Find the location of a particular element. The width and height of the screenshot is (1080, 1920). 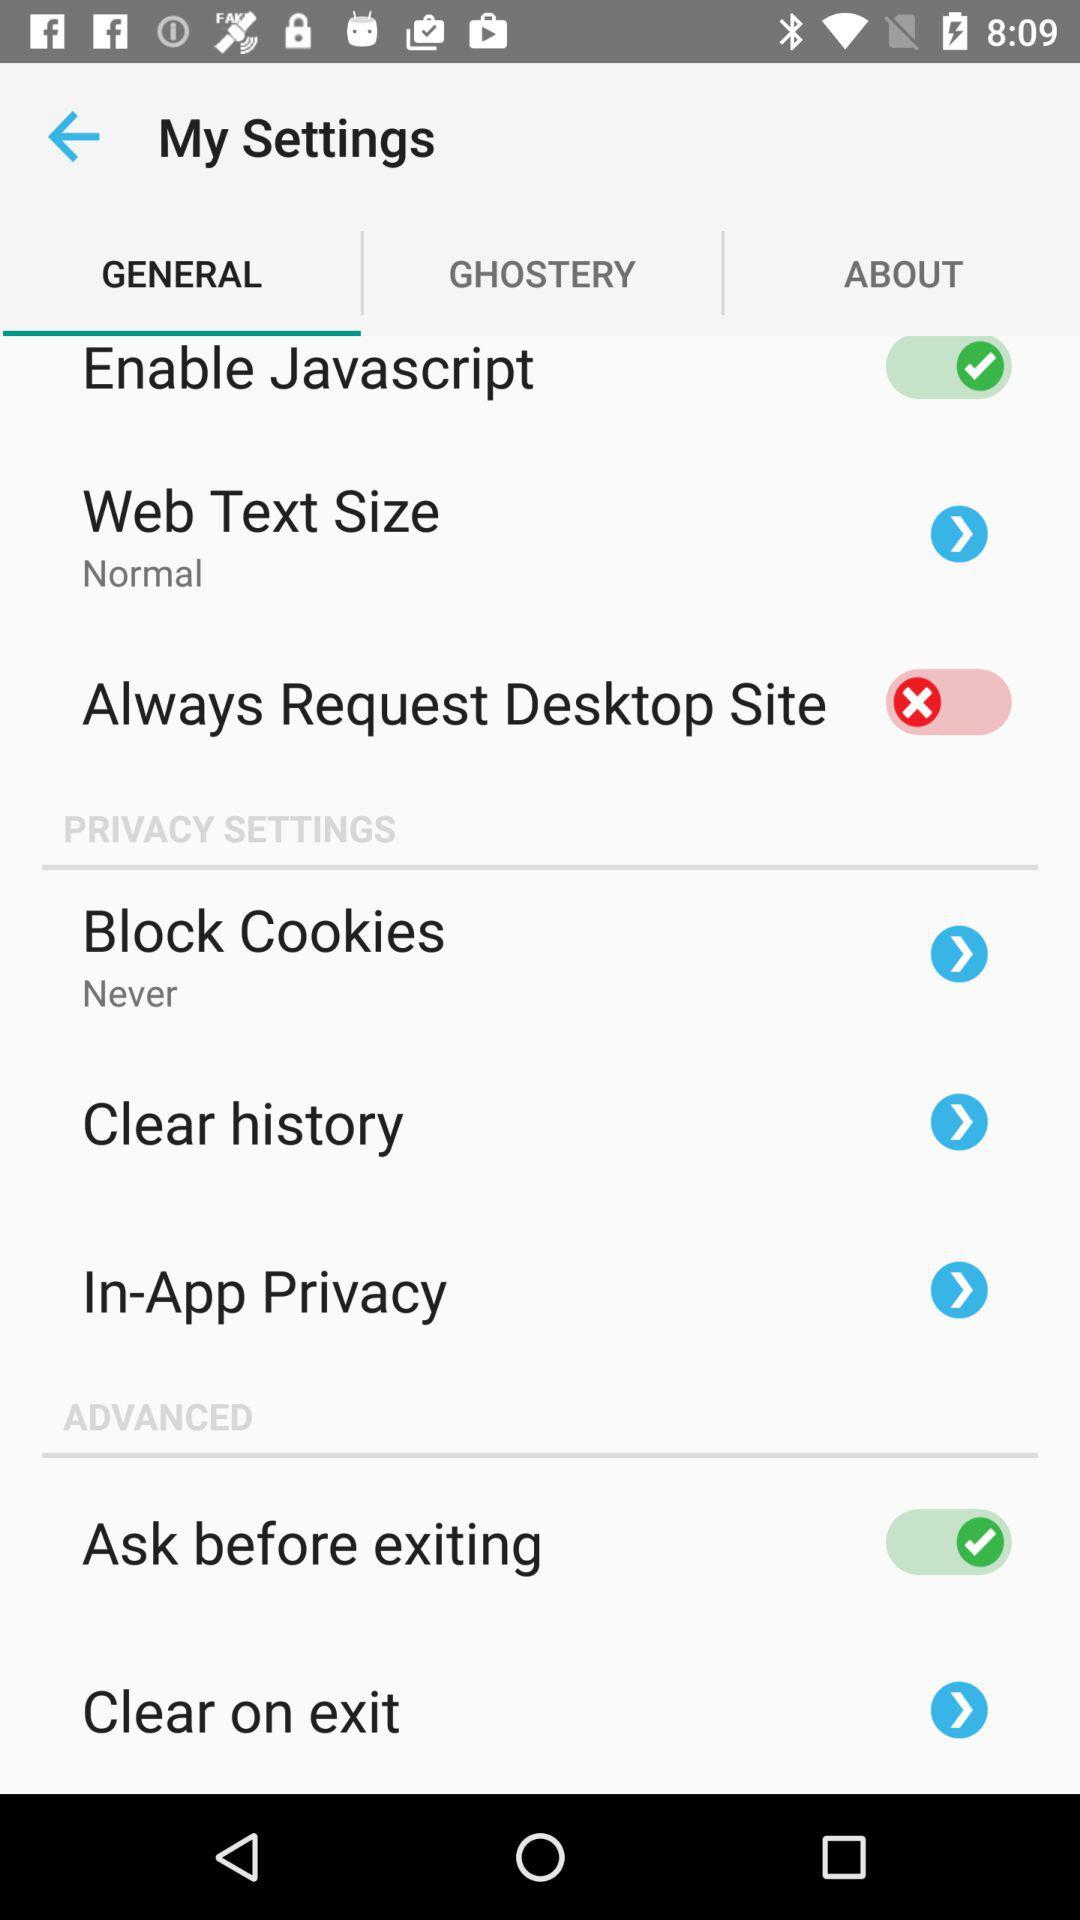

always request desktop site is located at coordinates (947, 701).